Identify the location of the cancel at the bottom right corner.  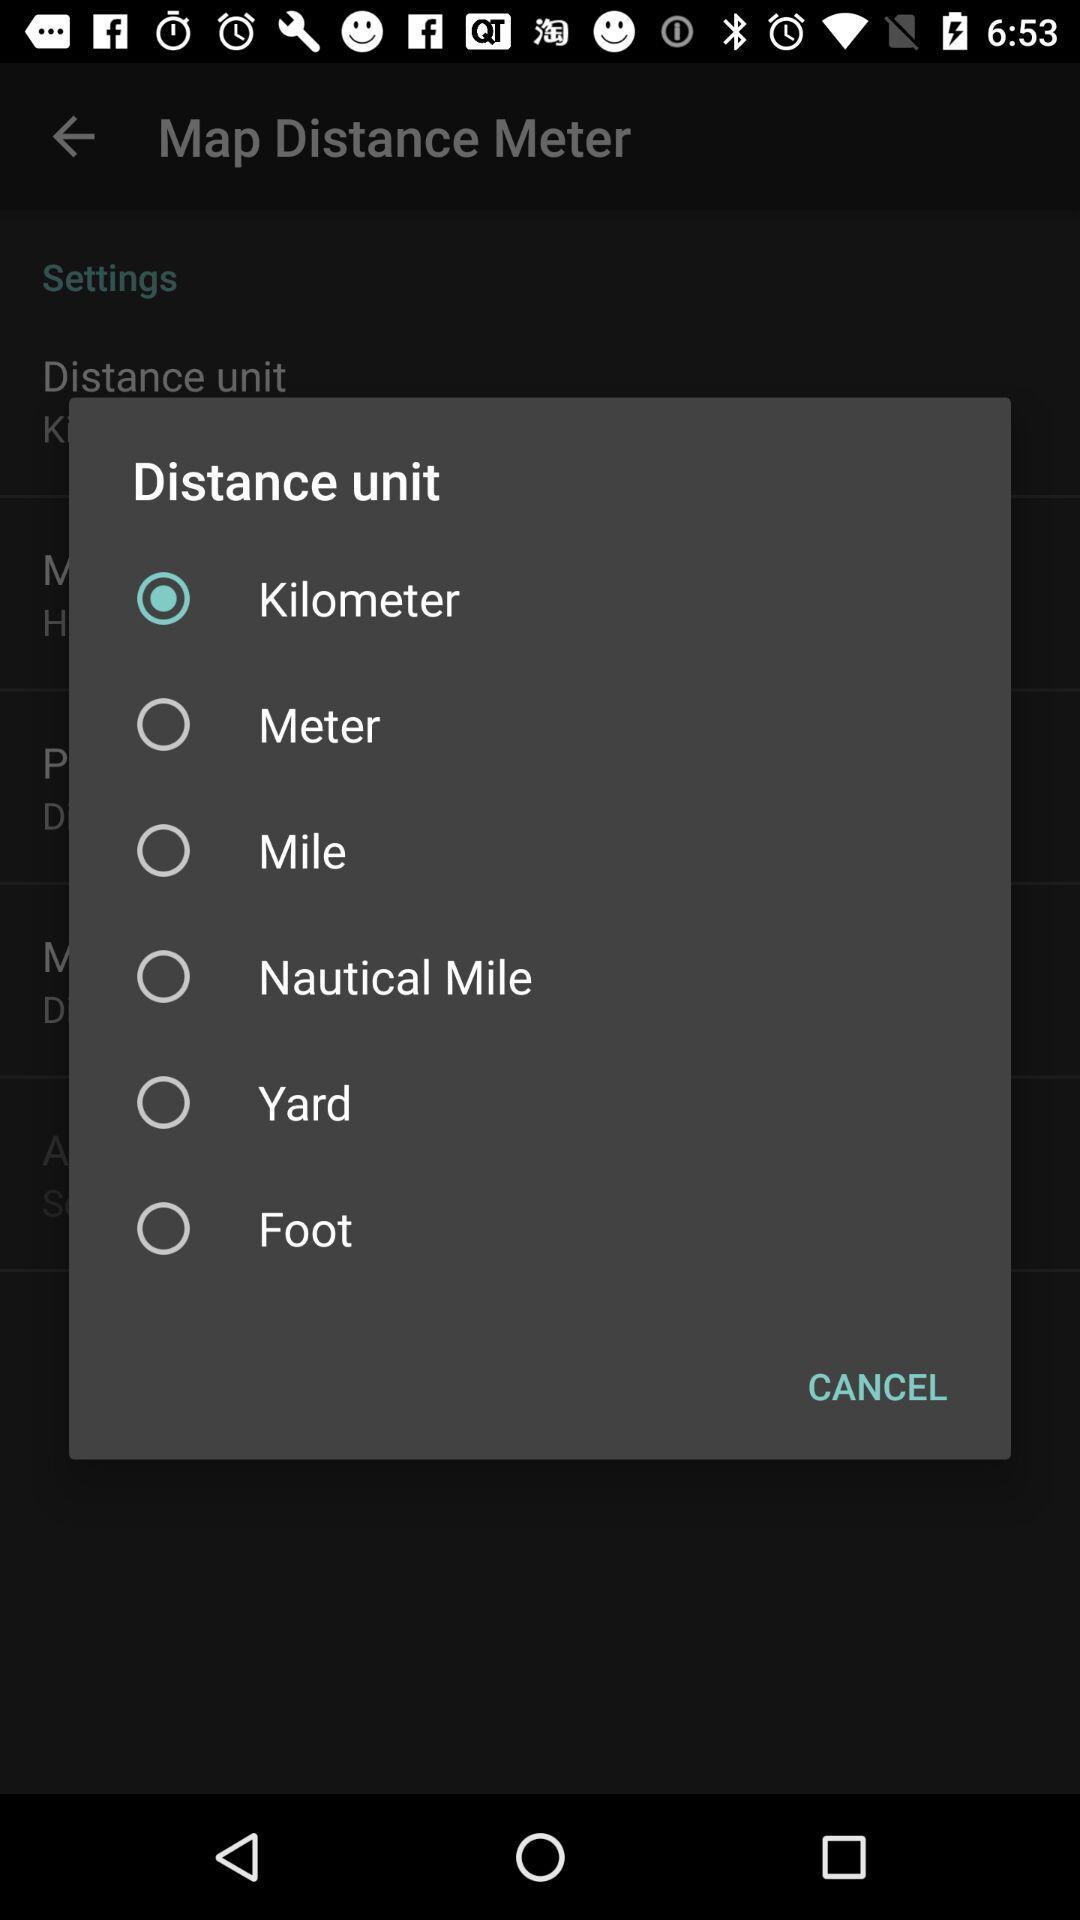
(876, 1385).